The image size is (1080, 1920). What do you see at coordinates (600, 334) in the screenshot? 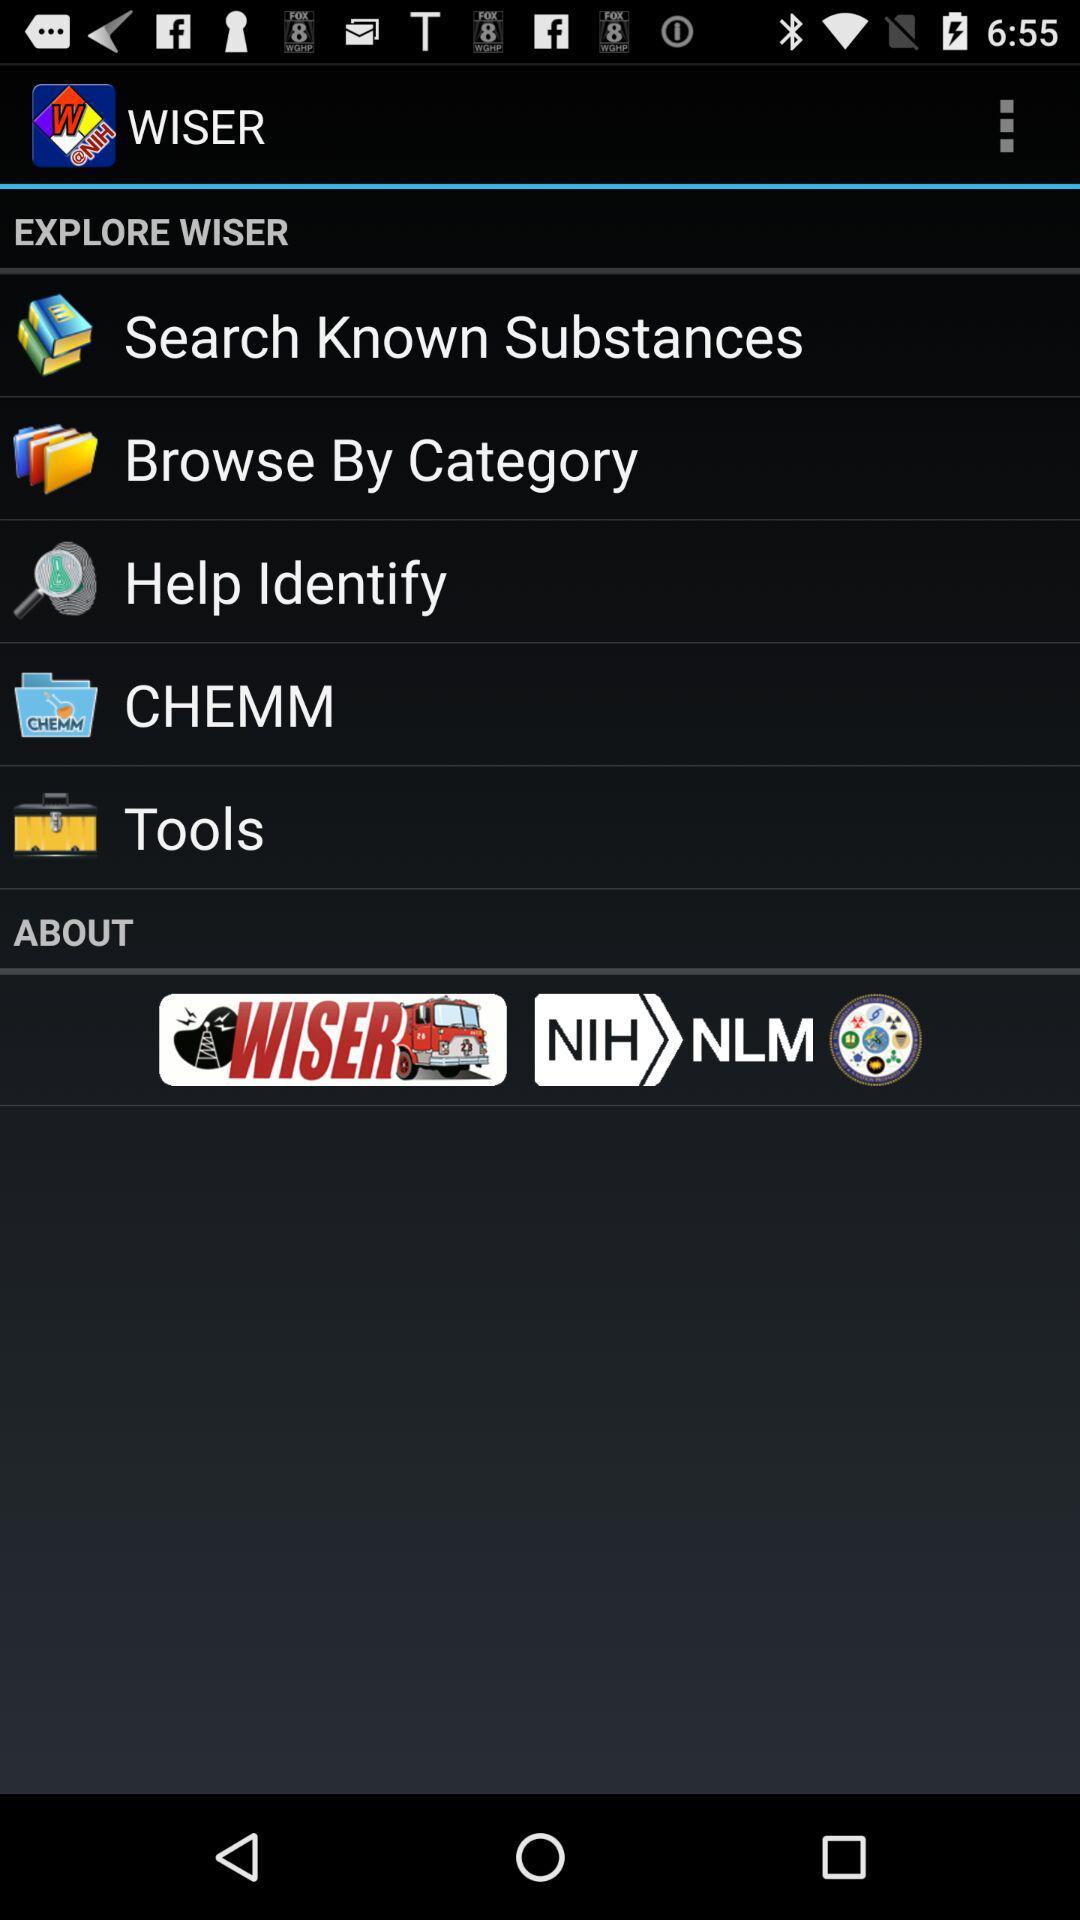
I see `search known substances app` at bounding box center [600, 334].